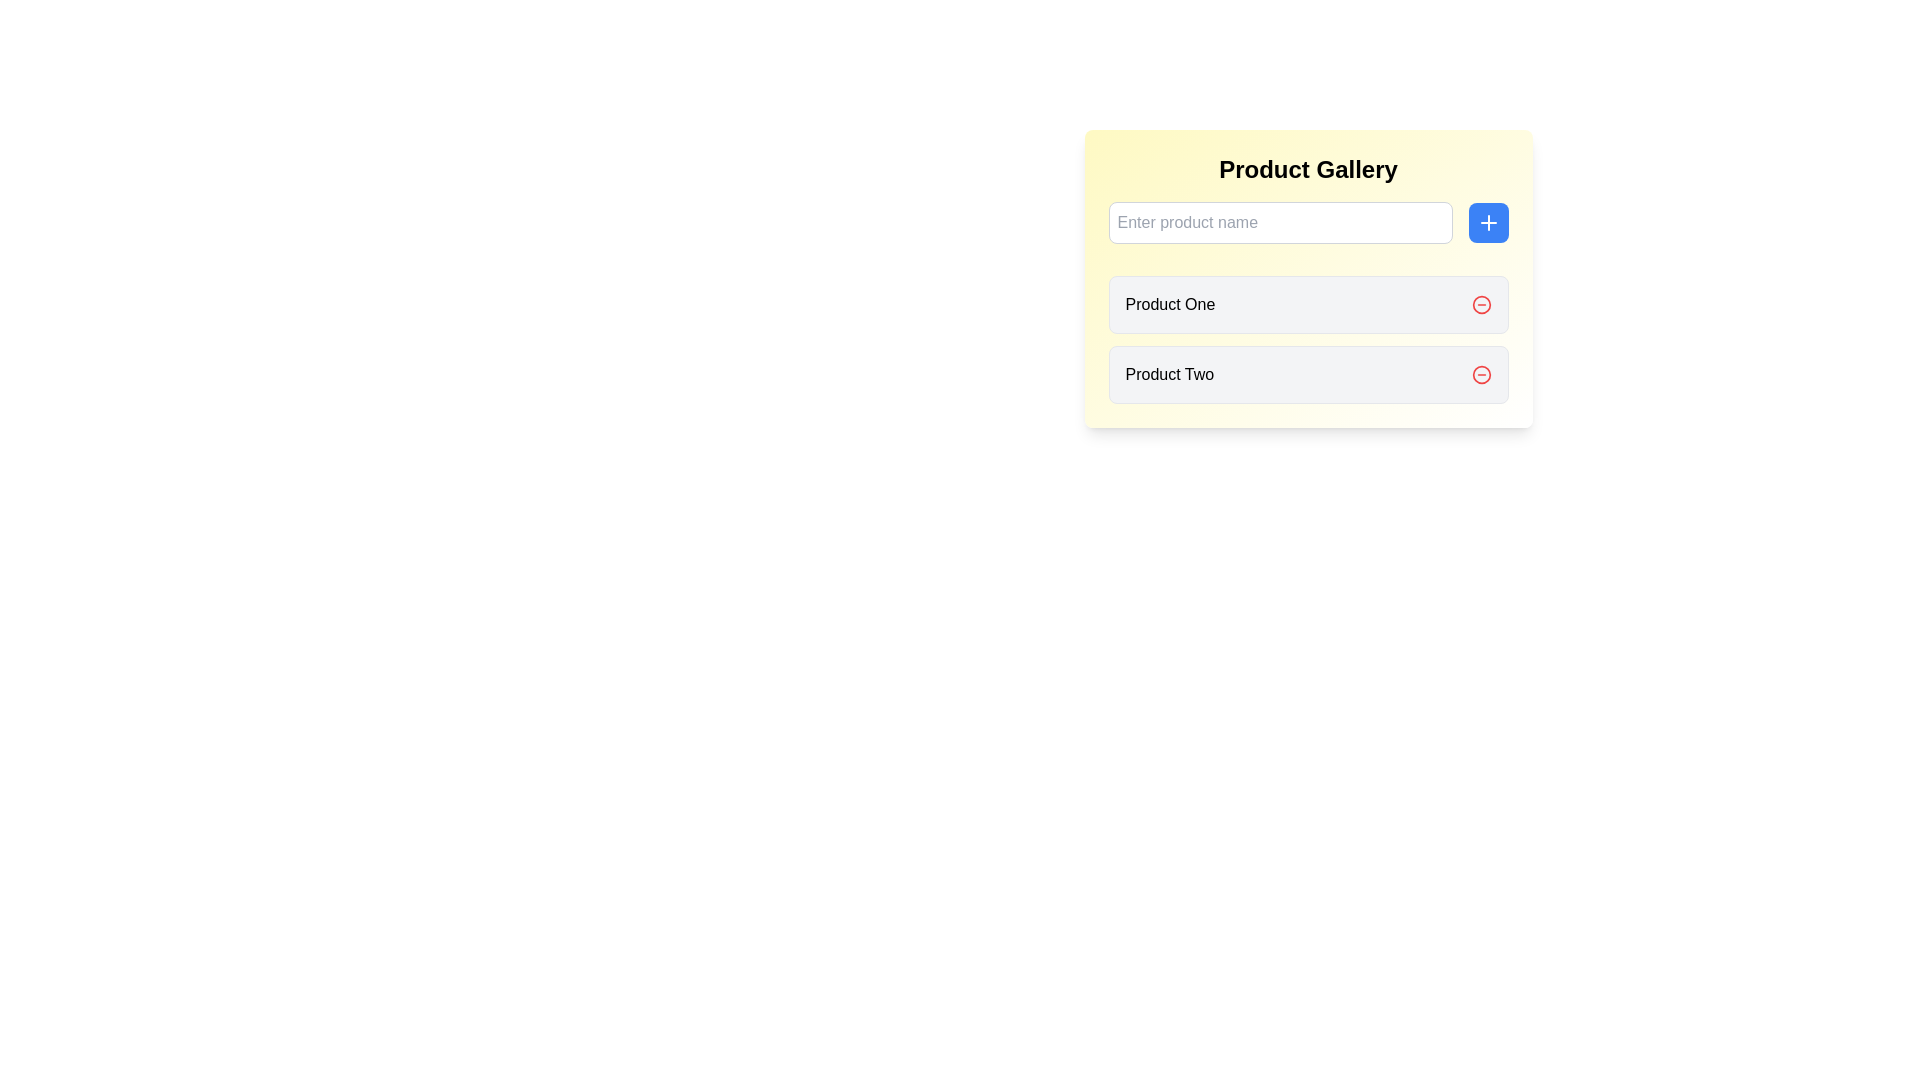 The image size is (1920, 1080). Describe the element at coordinates (1481, 374) in the screenshot. I see `the circular border of the SVG icon located next to the 'Product One' label in the list layout` at that location.